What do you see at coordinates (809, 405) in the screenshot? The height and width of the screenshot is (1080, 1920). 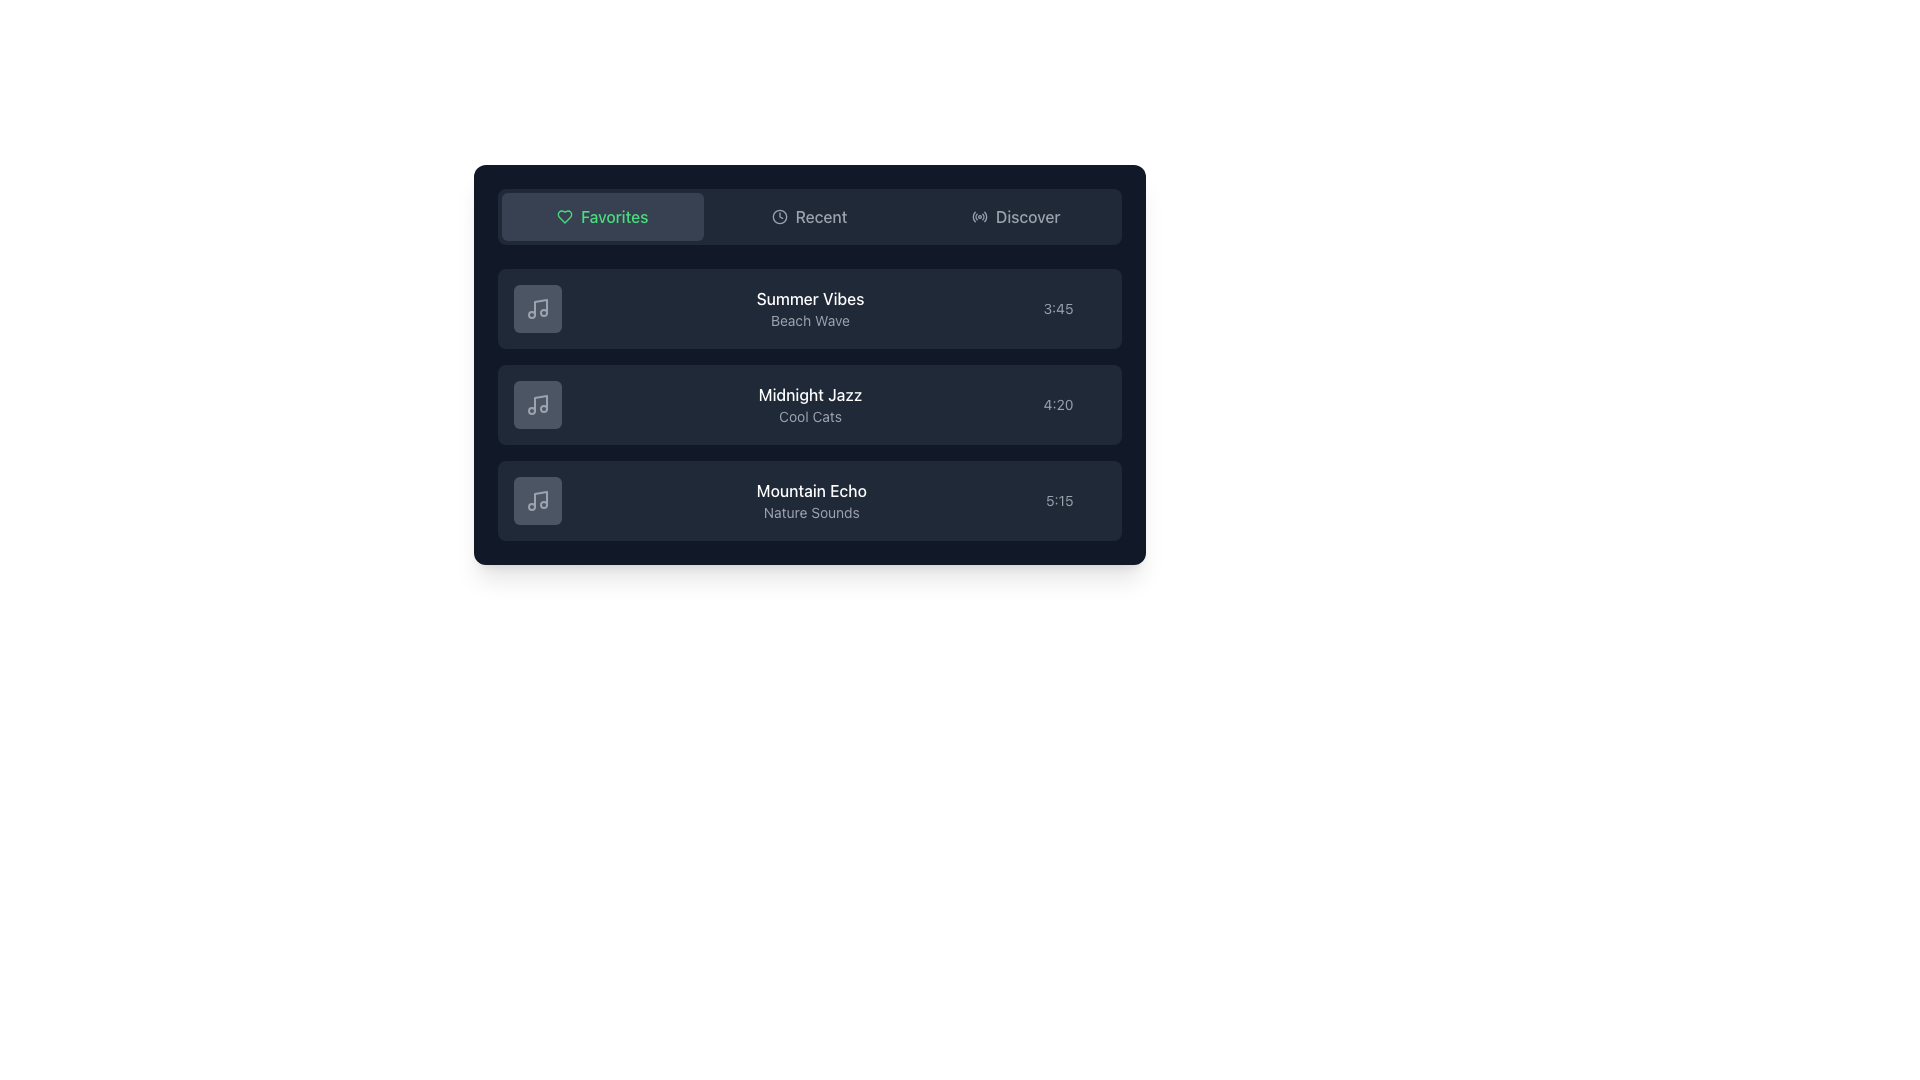 I see `the second list item representing a music track, which displays the name, subtitle, and duration` at bounding box center [809, 405].